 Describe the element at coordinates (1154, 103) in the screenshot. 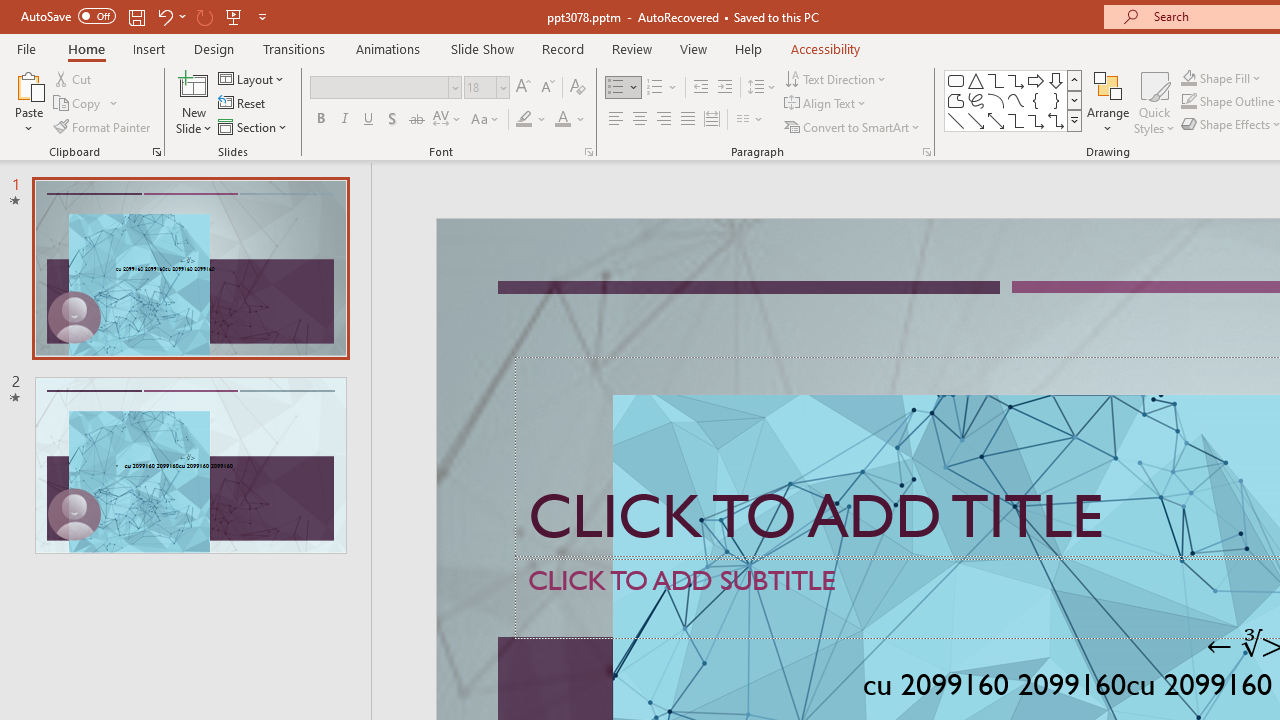

I see `'Quick Styles'` at that location.